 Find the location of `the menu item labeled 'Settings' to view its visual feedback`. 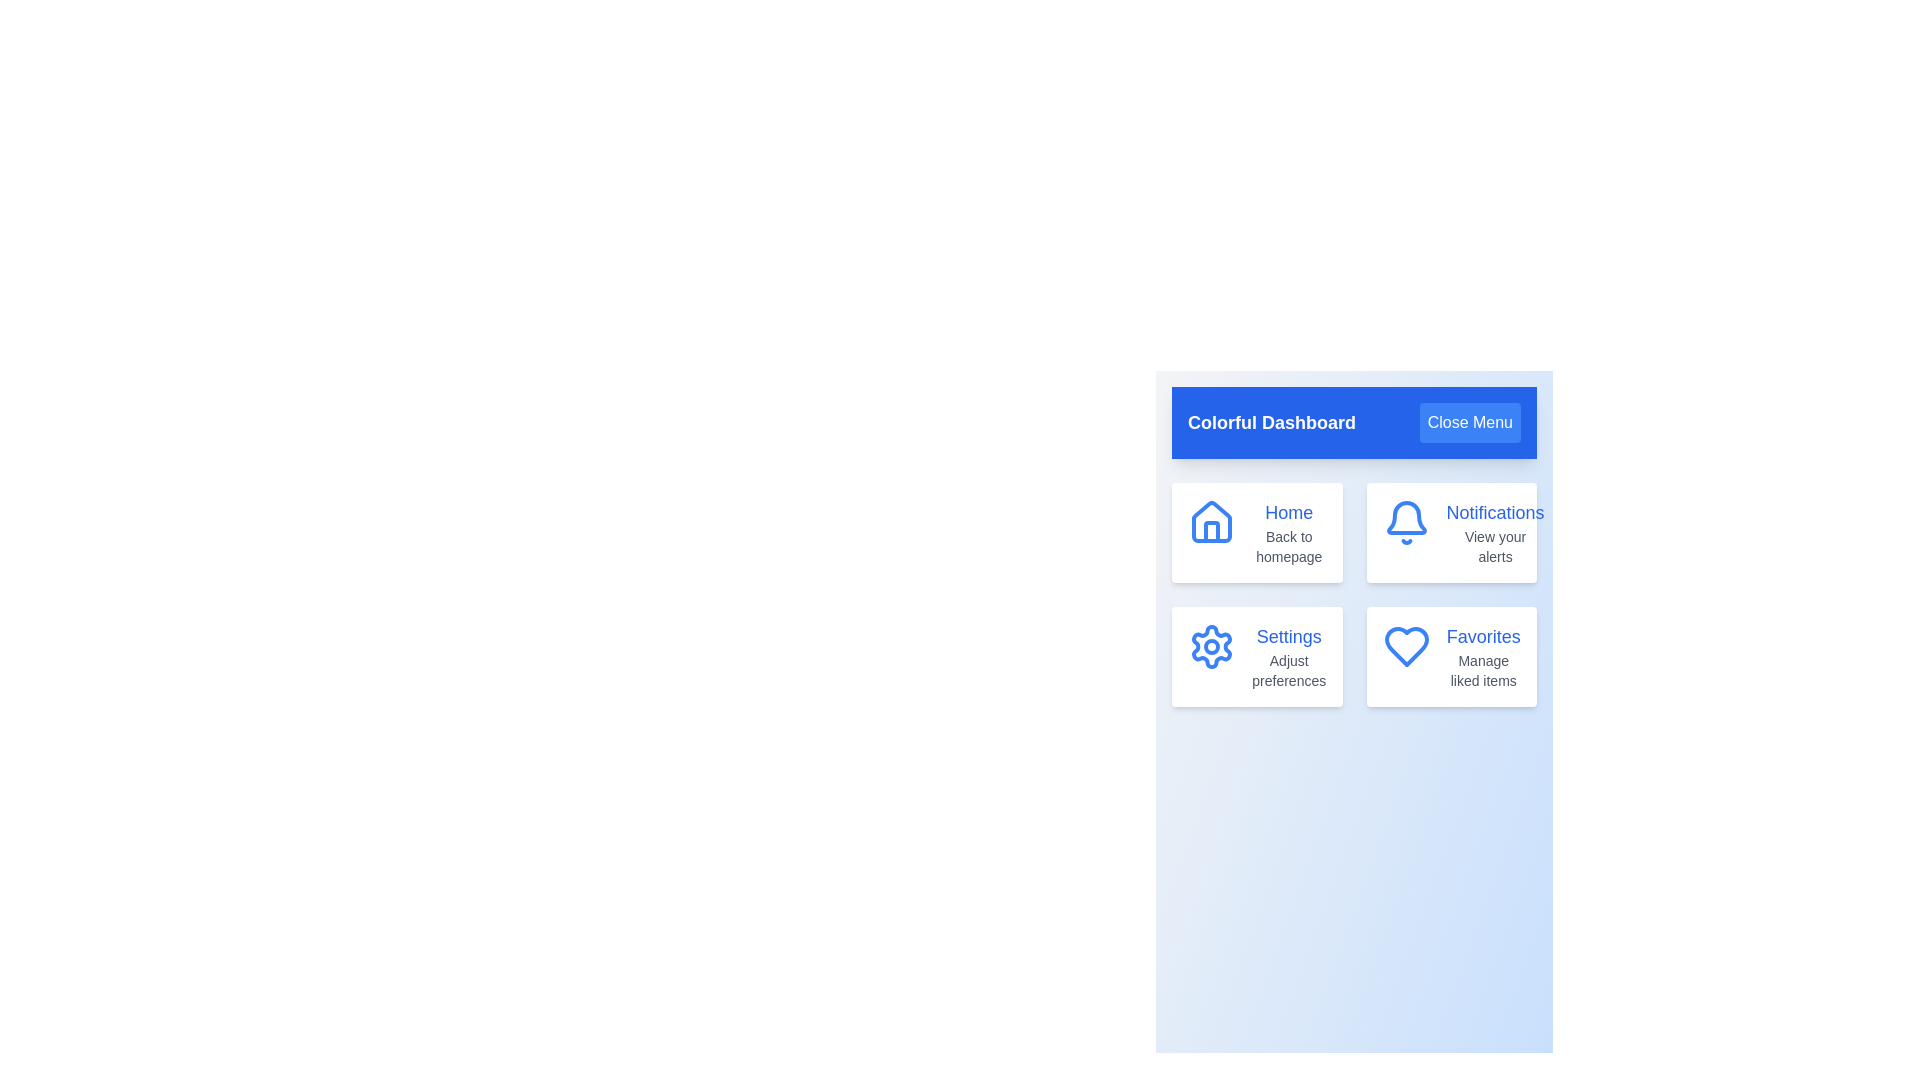

the menu item labeled 'Settings' to view its visual feedback is located at coordinates (1256, 656).